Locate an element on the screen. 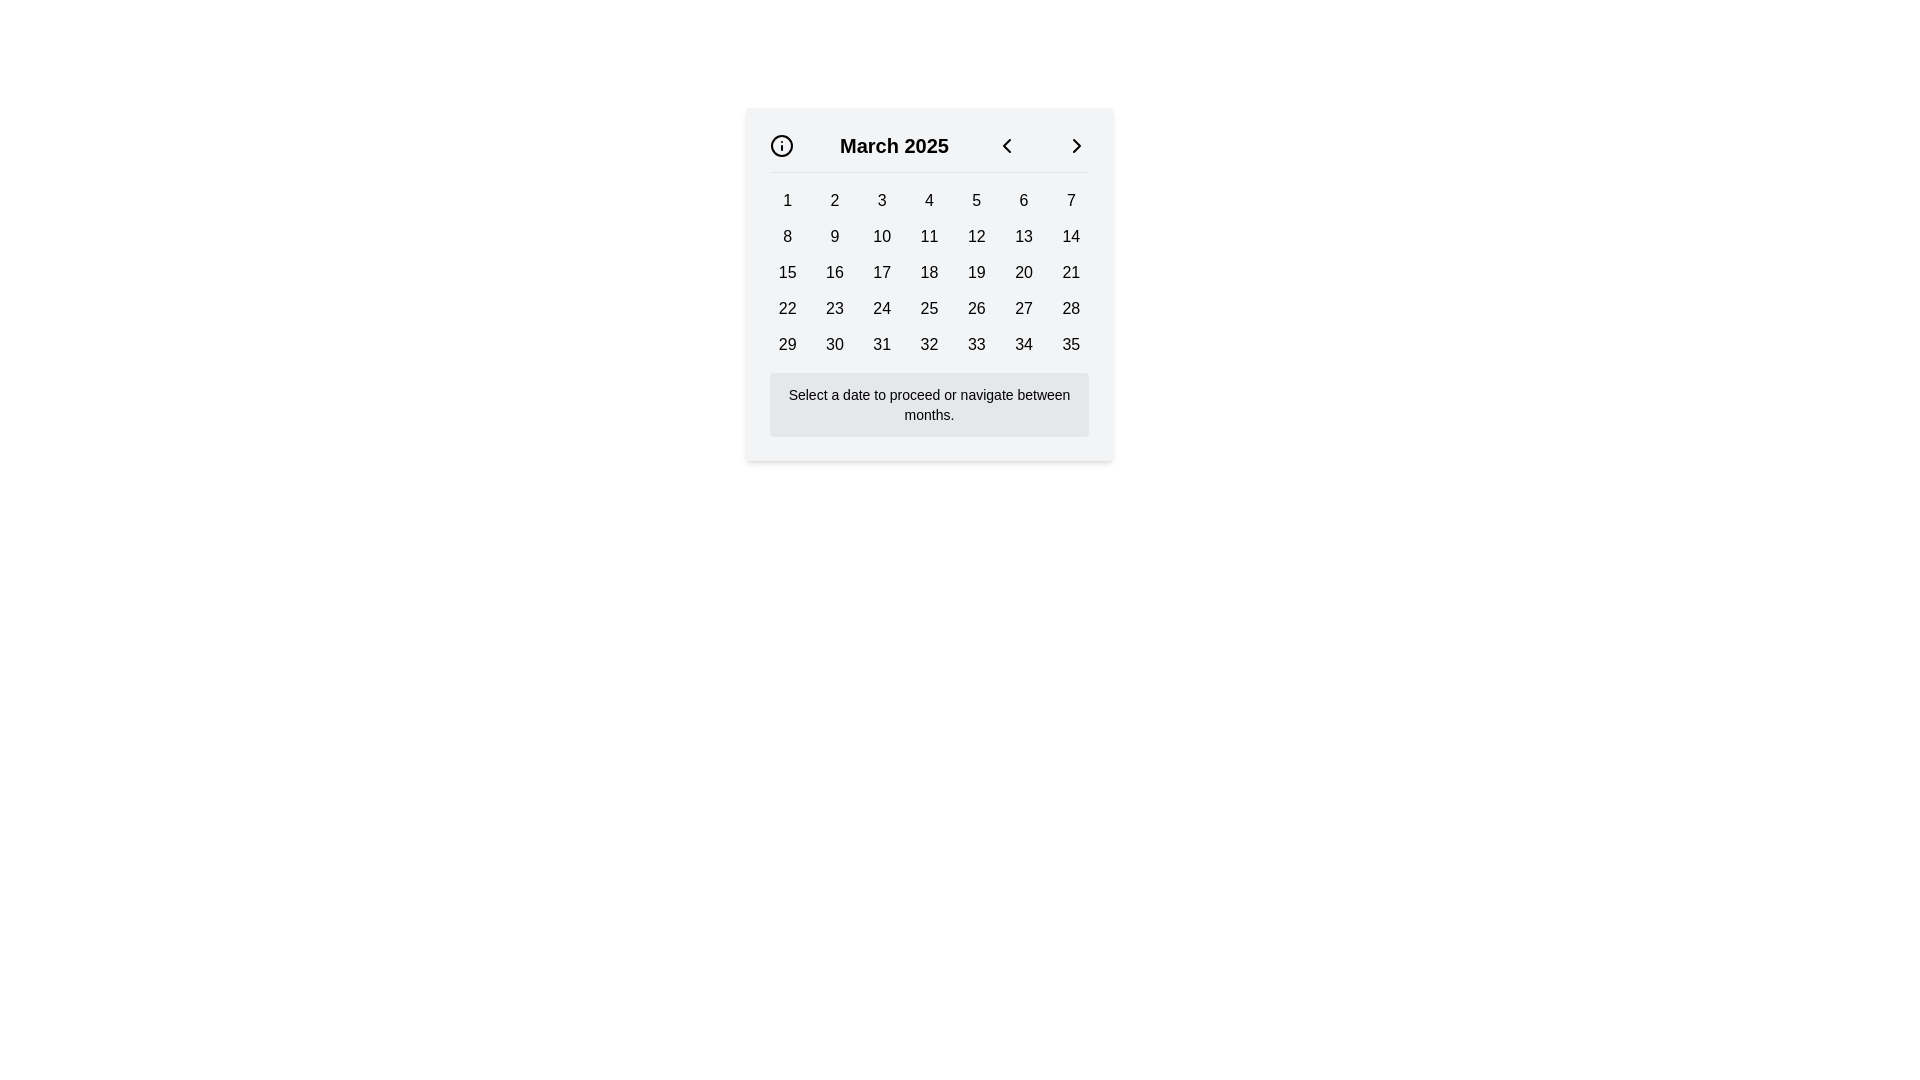 Image resolution: width=1920 pixels, height=1080 pixels. the button displaying the number '35' is located at coordinates (1070, 343).